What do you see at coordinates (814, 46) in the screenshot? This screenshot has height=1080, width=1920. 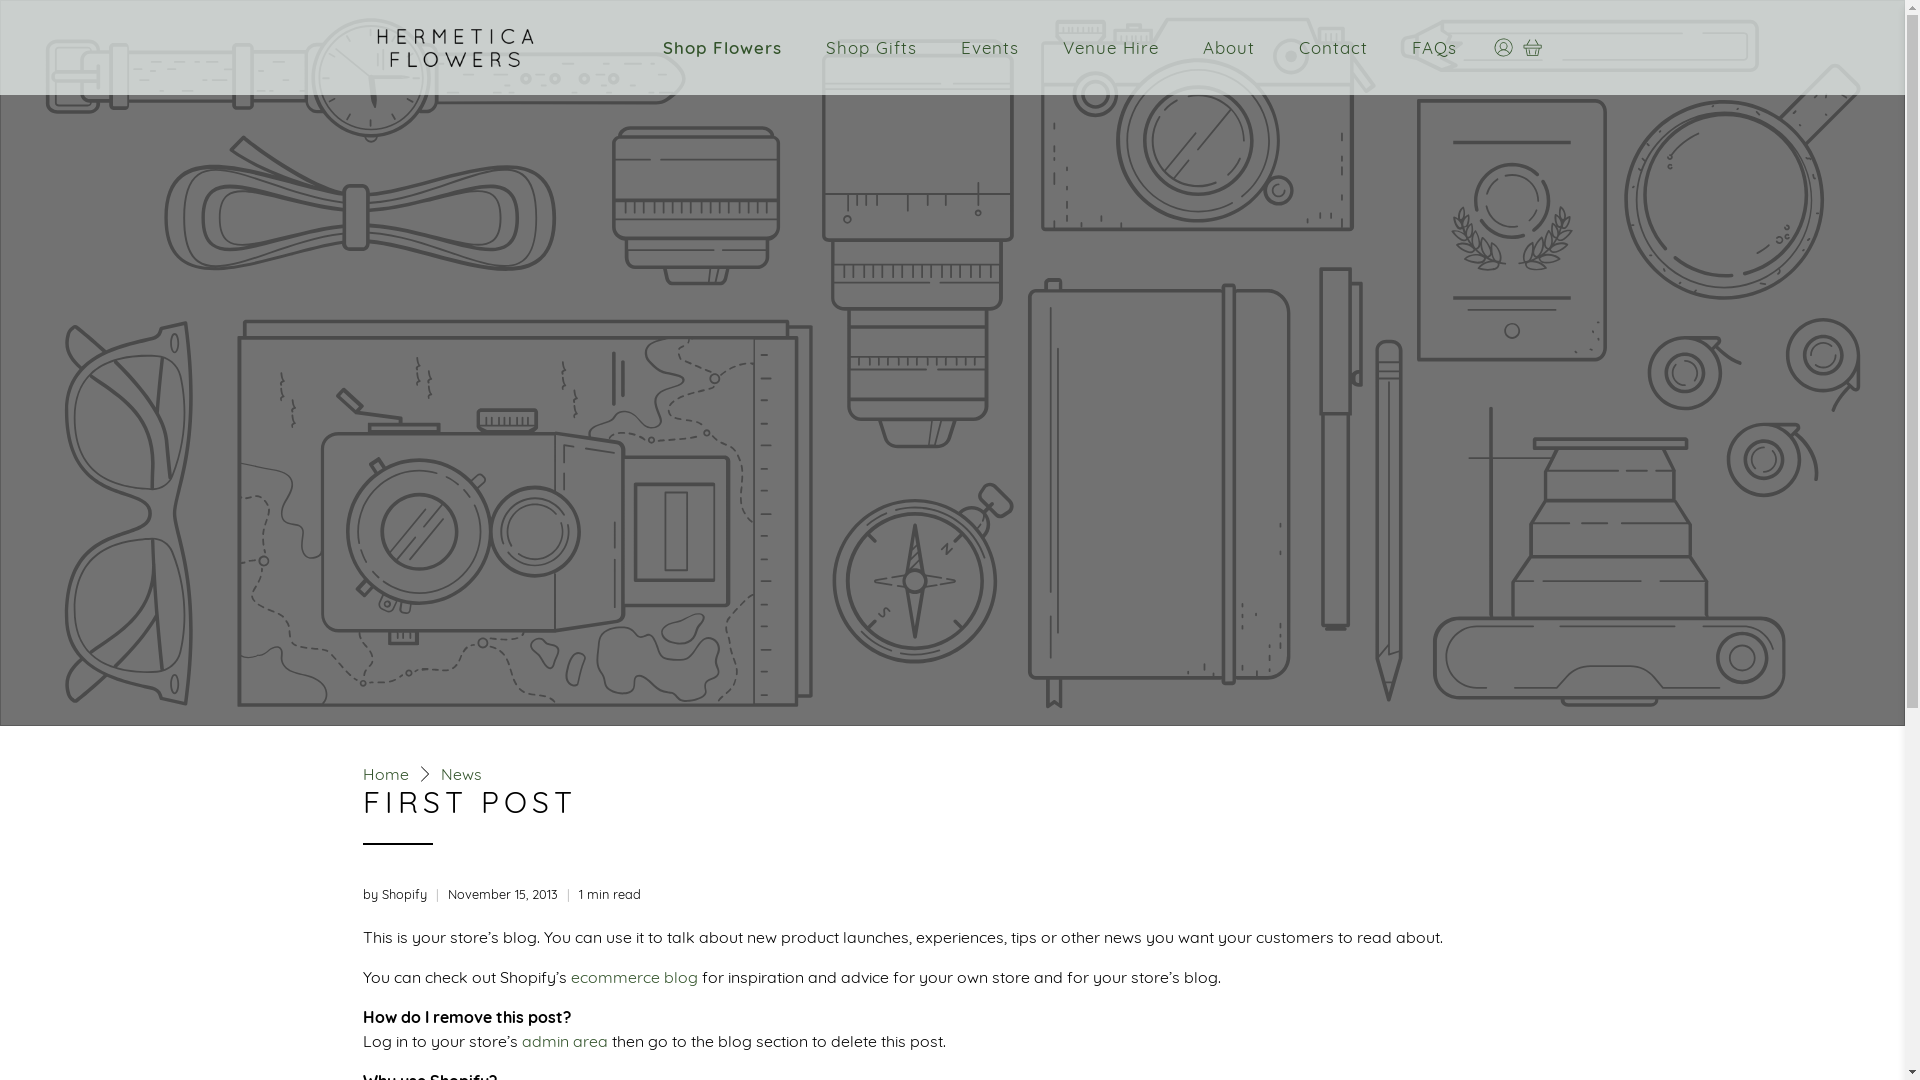 I see `'Shop Gifts'` at bounding box center [814, 46].